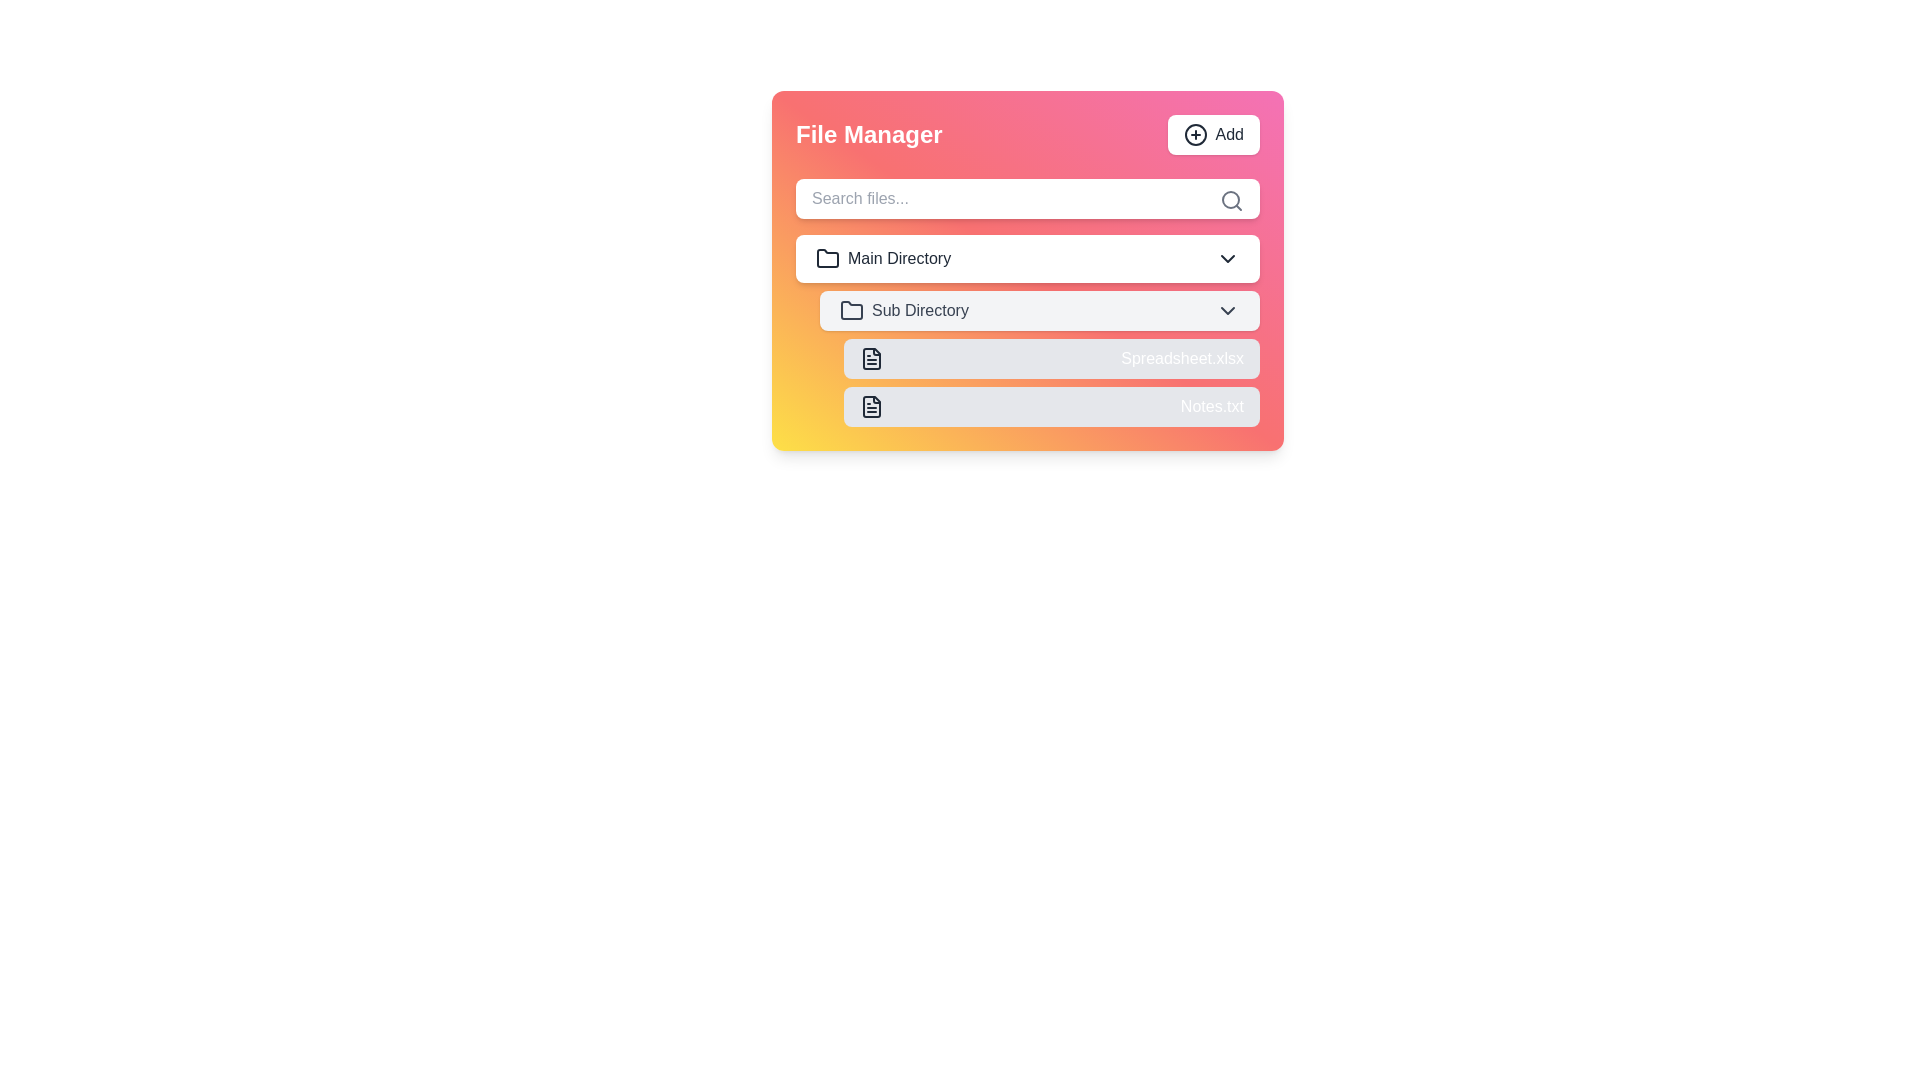 The image size is (1920, 1080). Describe the element at coordinates (851, 311) in the screenshot. I see `the folder icon outlined with a dark border, located to the left of the 'Sub Directory' text` at that location.